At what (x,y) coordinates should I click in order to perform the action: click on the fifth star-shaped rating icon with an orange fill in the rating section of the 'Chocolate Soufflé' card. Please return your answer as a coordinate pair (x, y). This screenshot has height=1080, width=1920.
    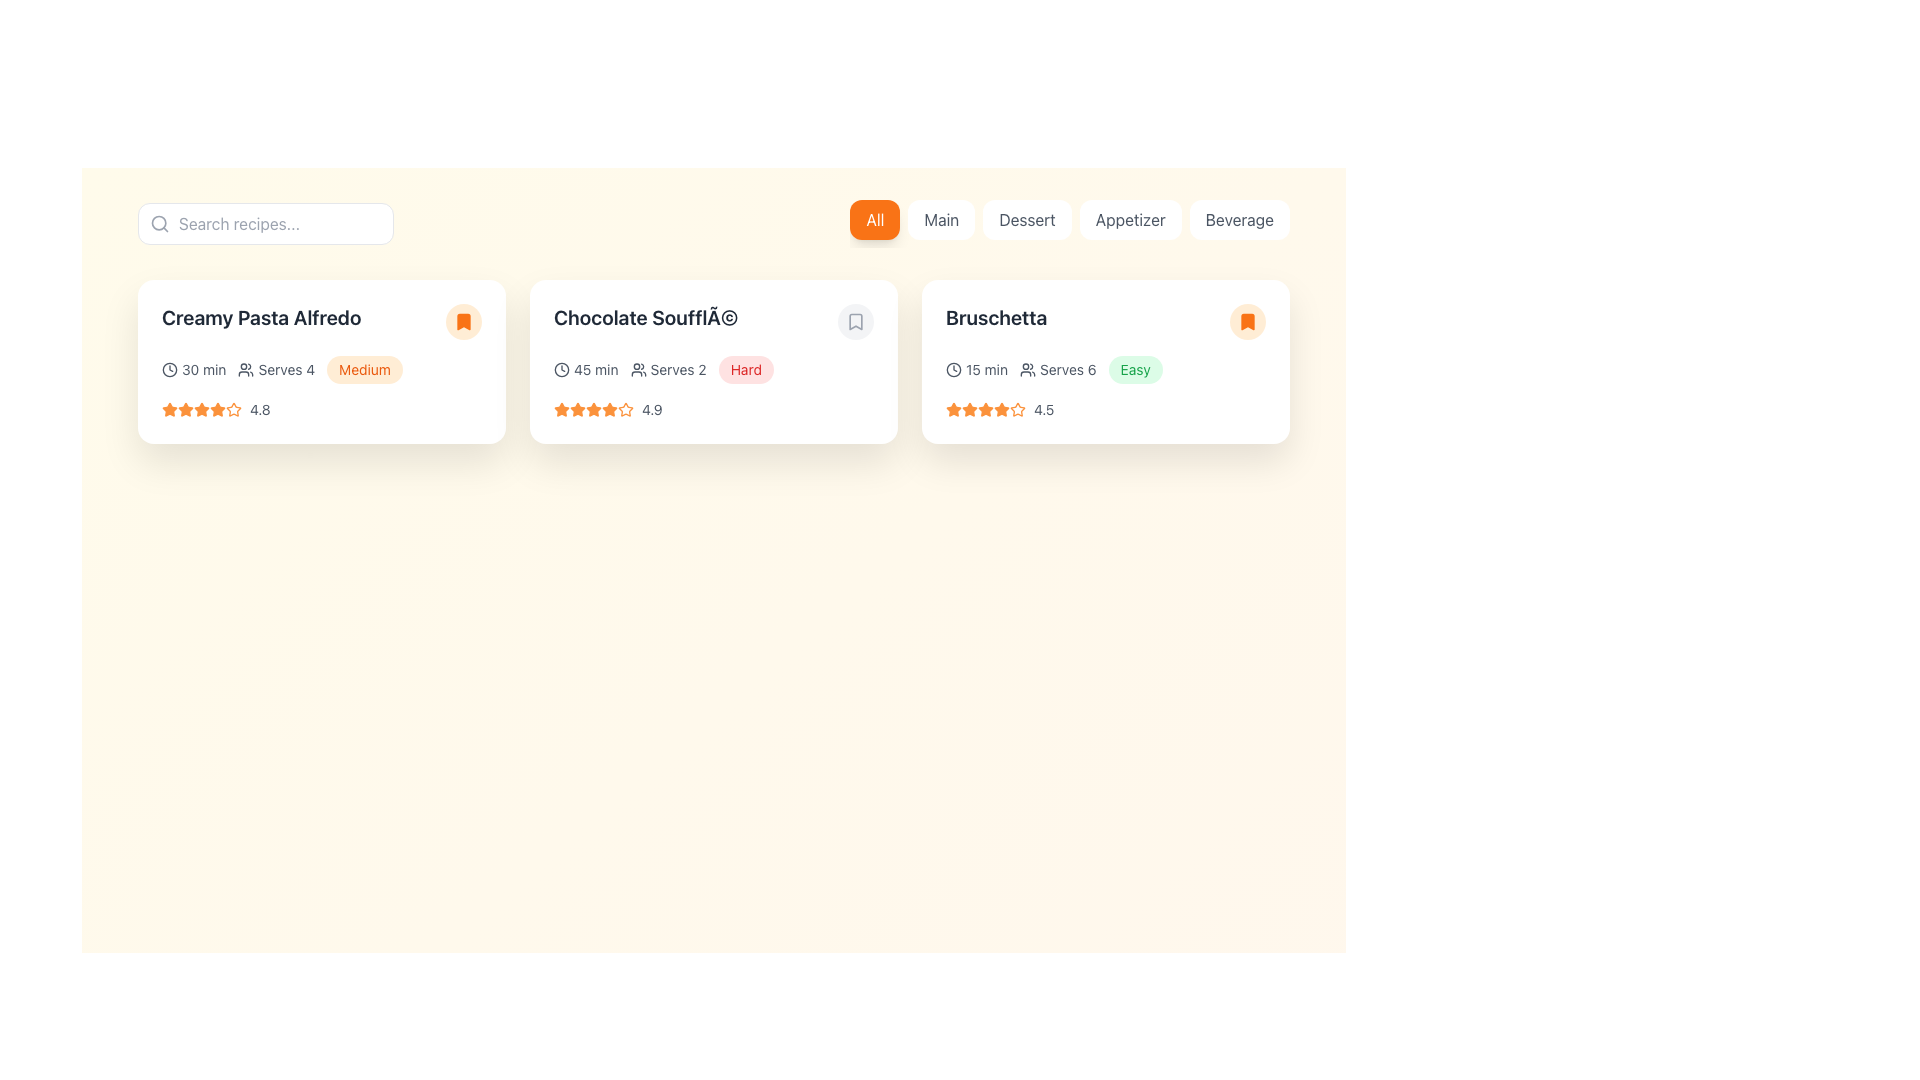
    Looking at the image, I should click on (593, 408).